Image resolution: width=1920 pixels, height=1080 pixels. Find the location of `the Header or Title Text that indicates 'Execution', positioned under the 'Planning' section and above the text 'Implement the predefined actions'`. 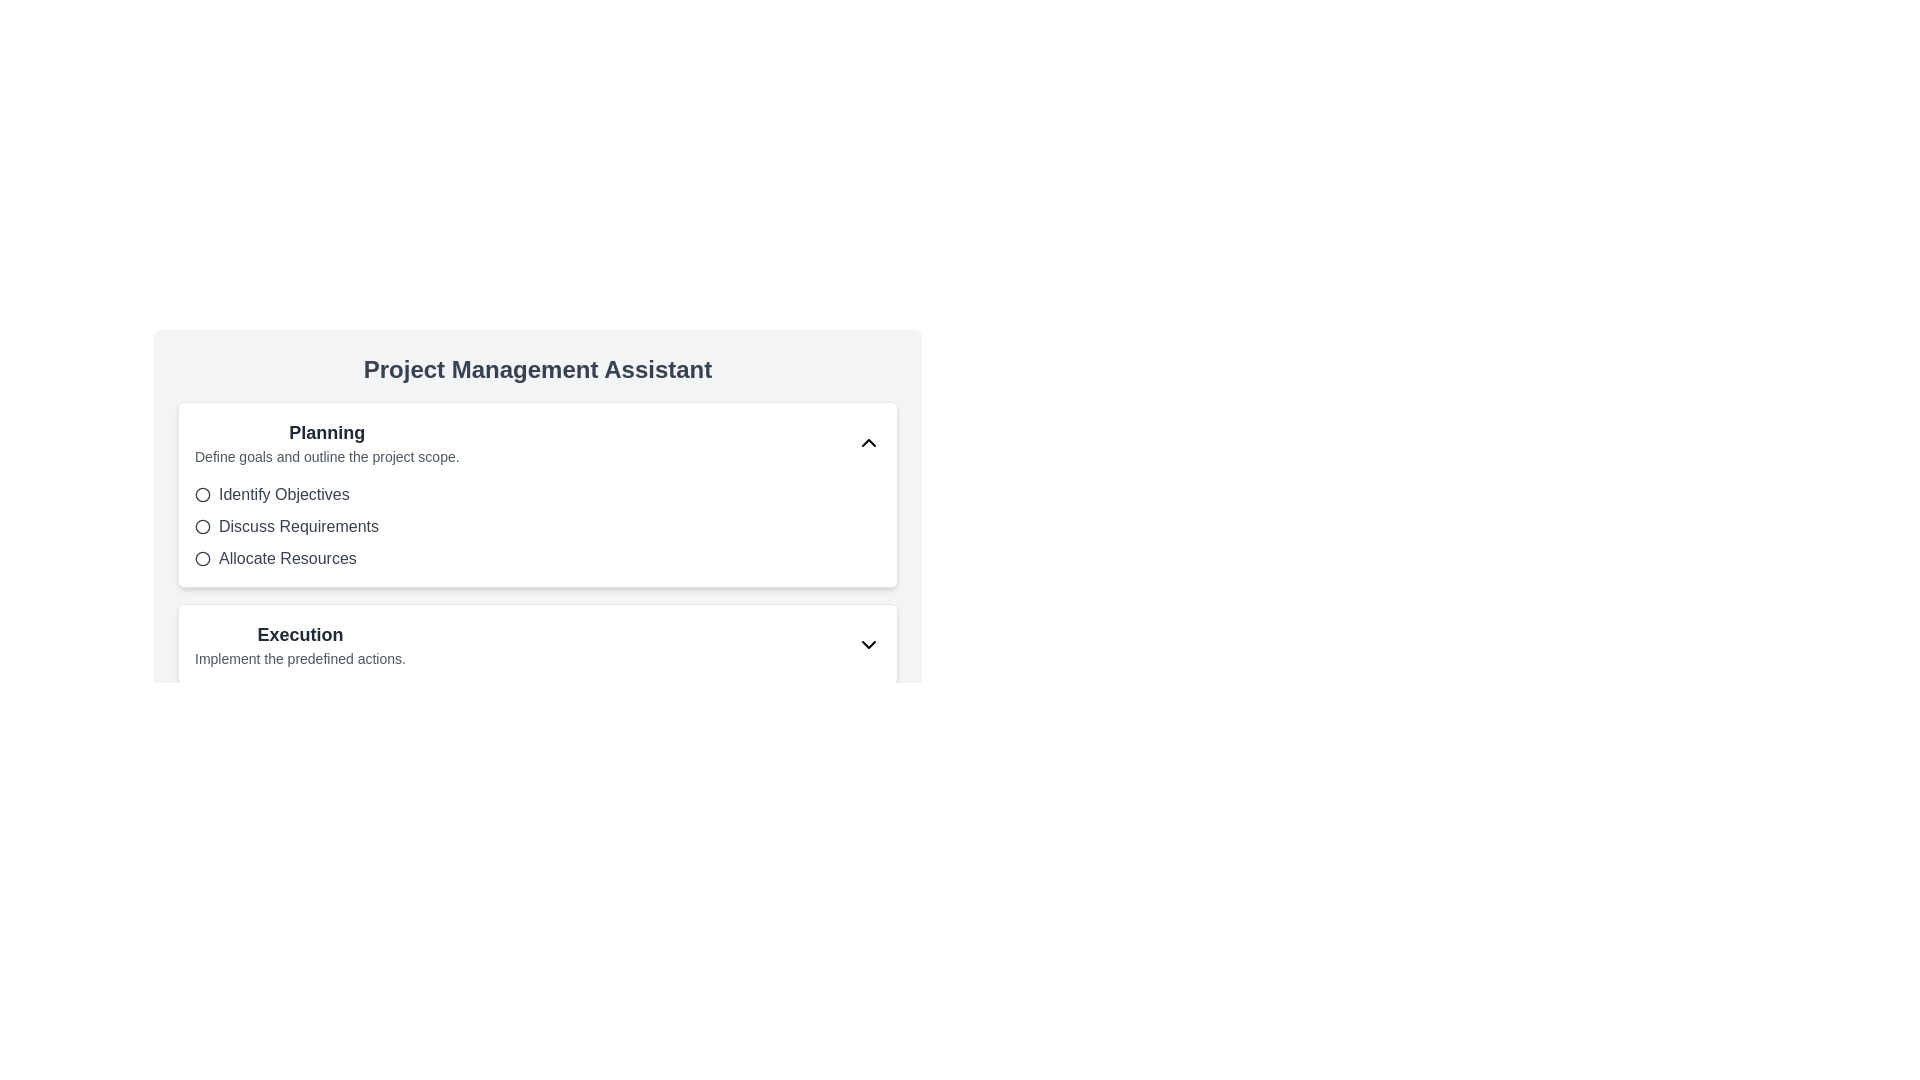

the Header or Title Text that indicates 'Execution', positioned under the 'Planning' section and above the text 'Implement the predefined actions' is located at coordinates (299, 635).